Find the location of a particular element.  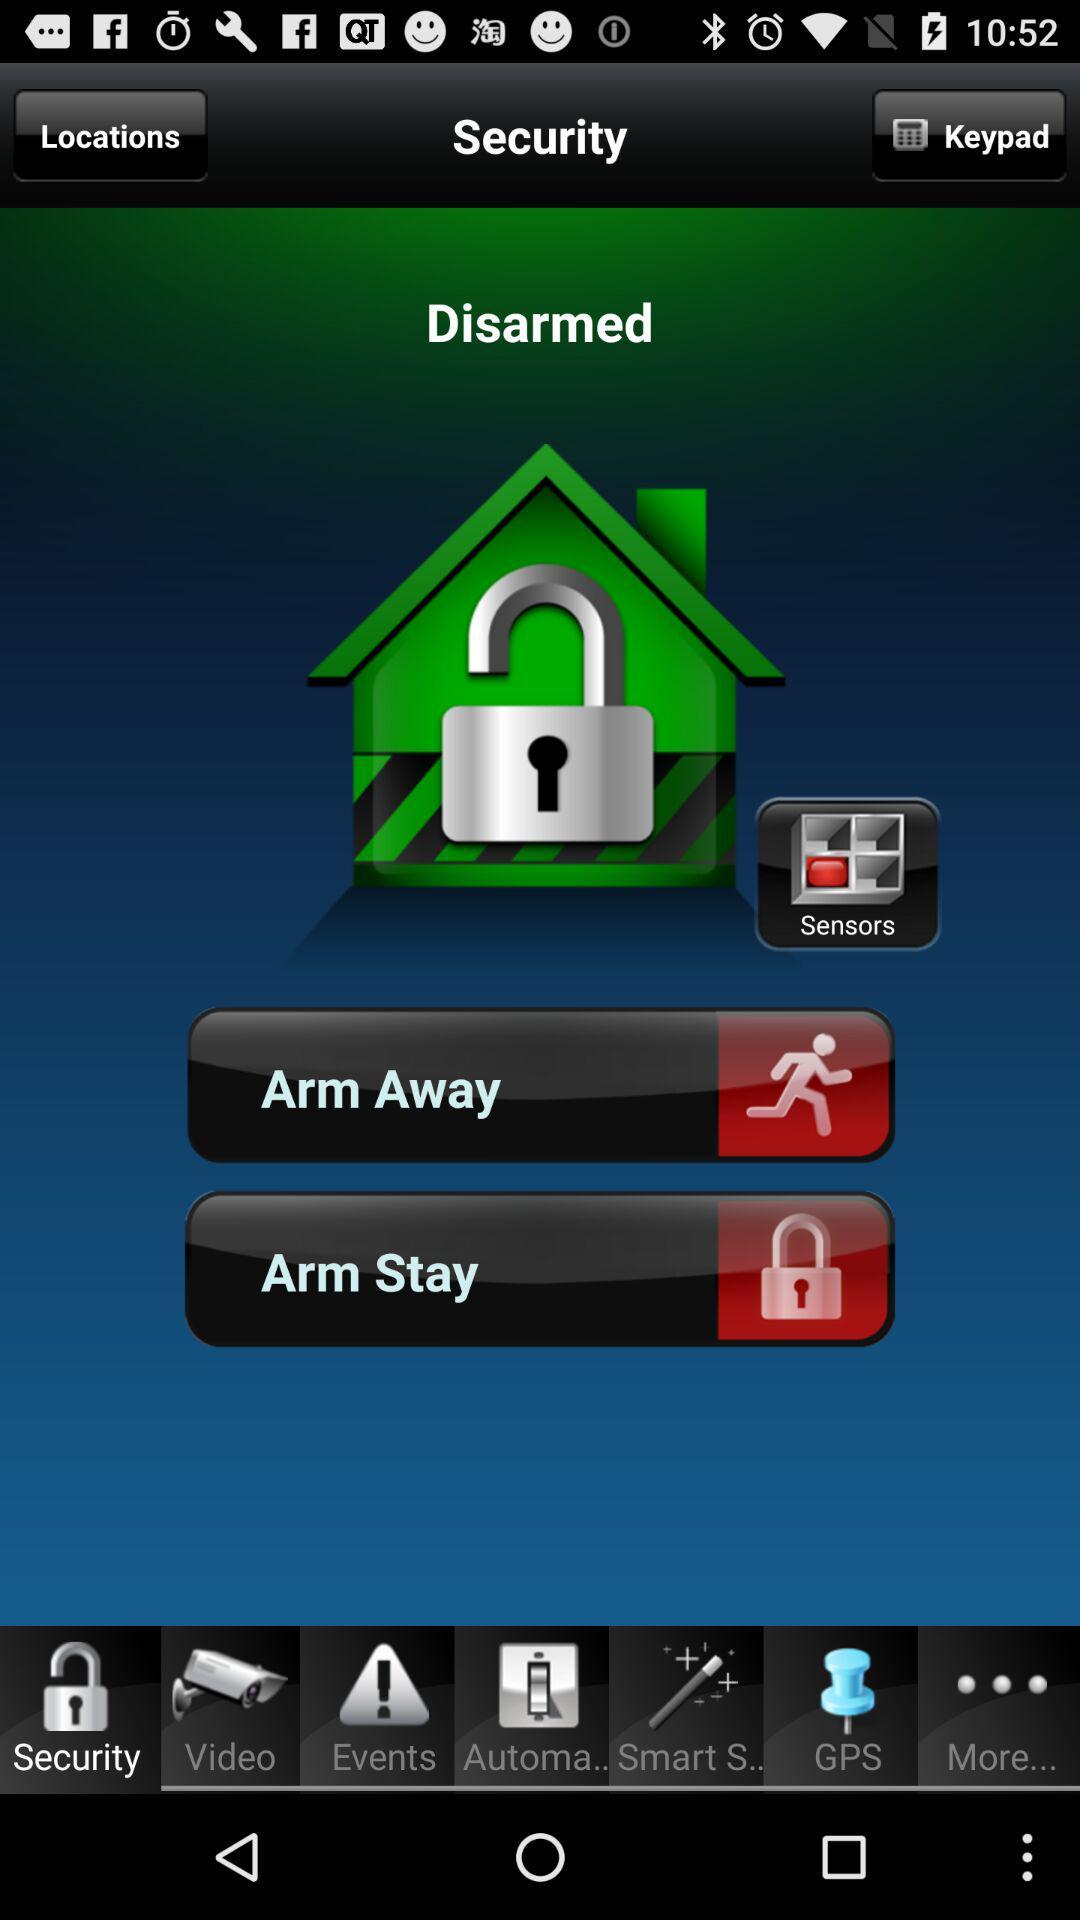

locations on the top left corner is located at coordinates (111, 134).